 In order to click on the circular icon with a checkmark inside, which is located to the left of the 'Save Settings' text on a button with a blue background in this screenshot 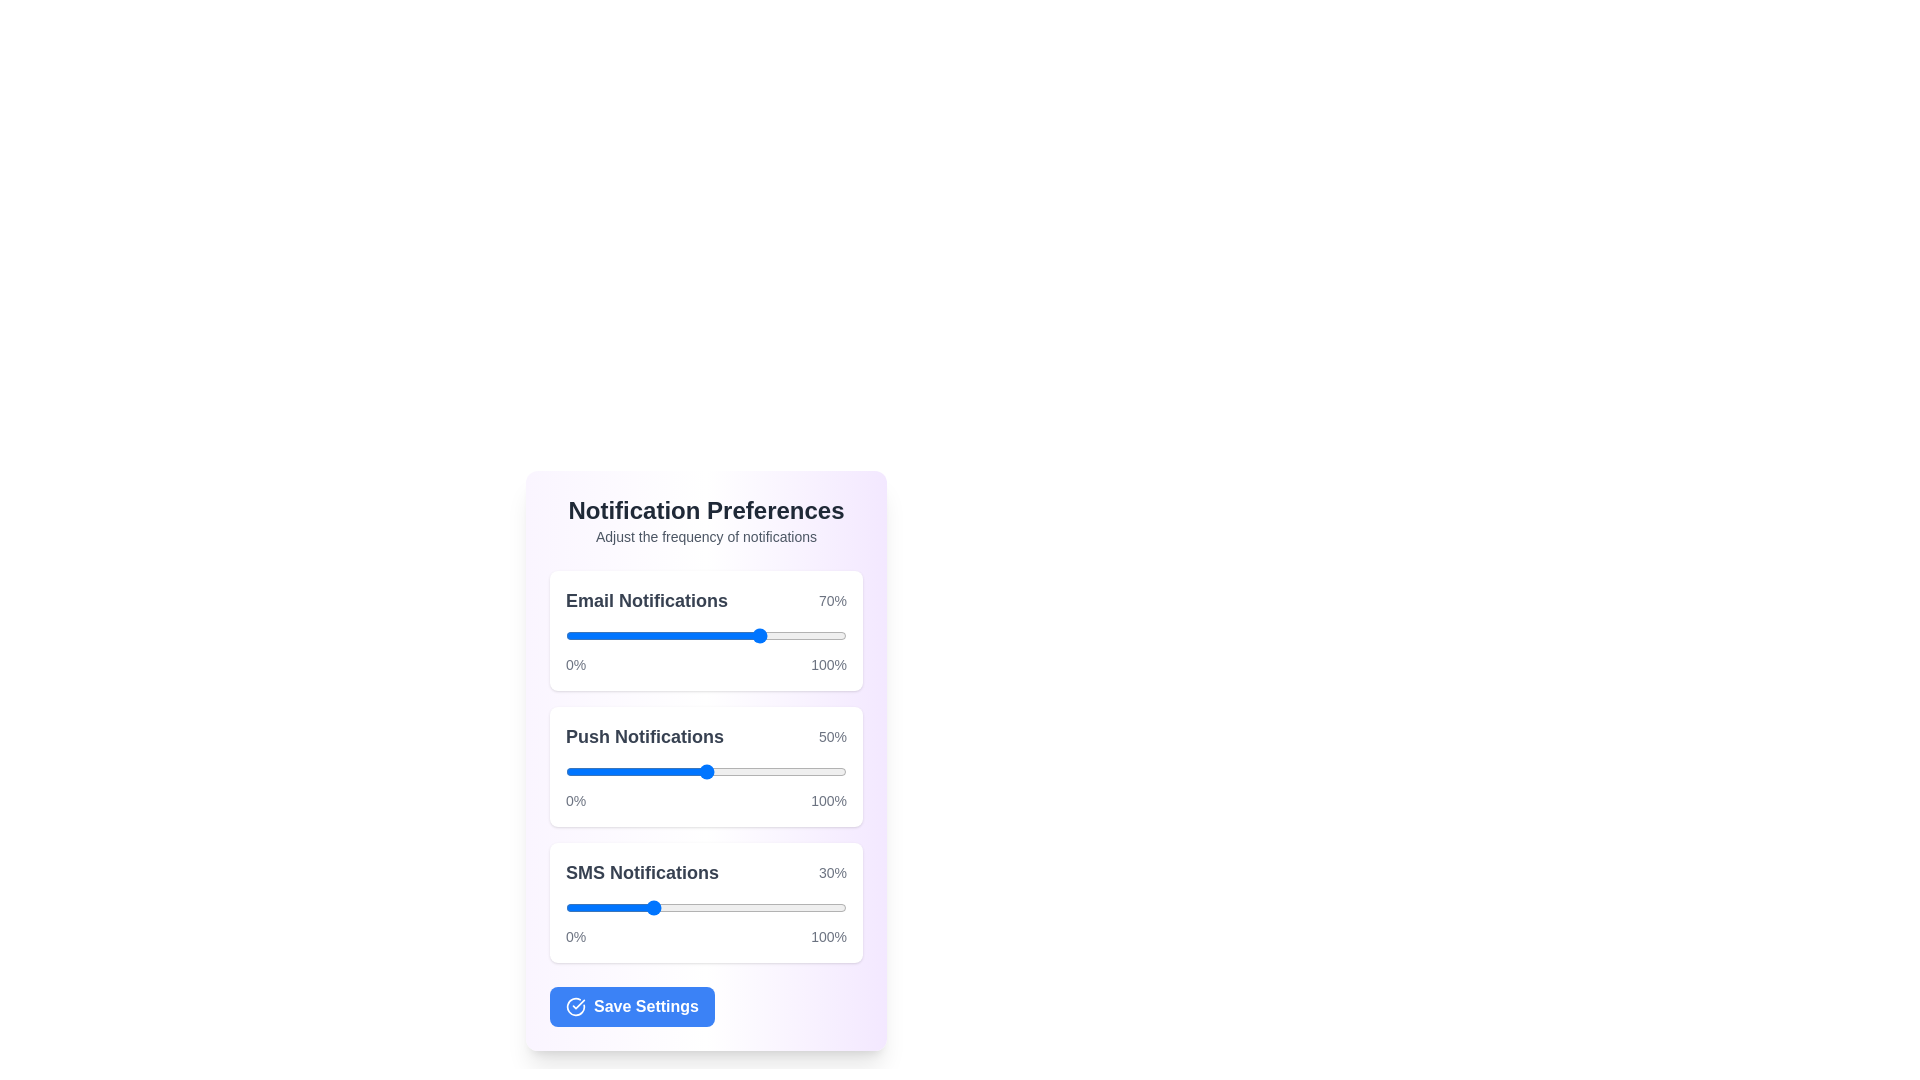, I will do `click(575, 1006)`.